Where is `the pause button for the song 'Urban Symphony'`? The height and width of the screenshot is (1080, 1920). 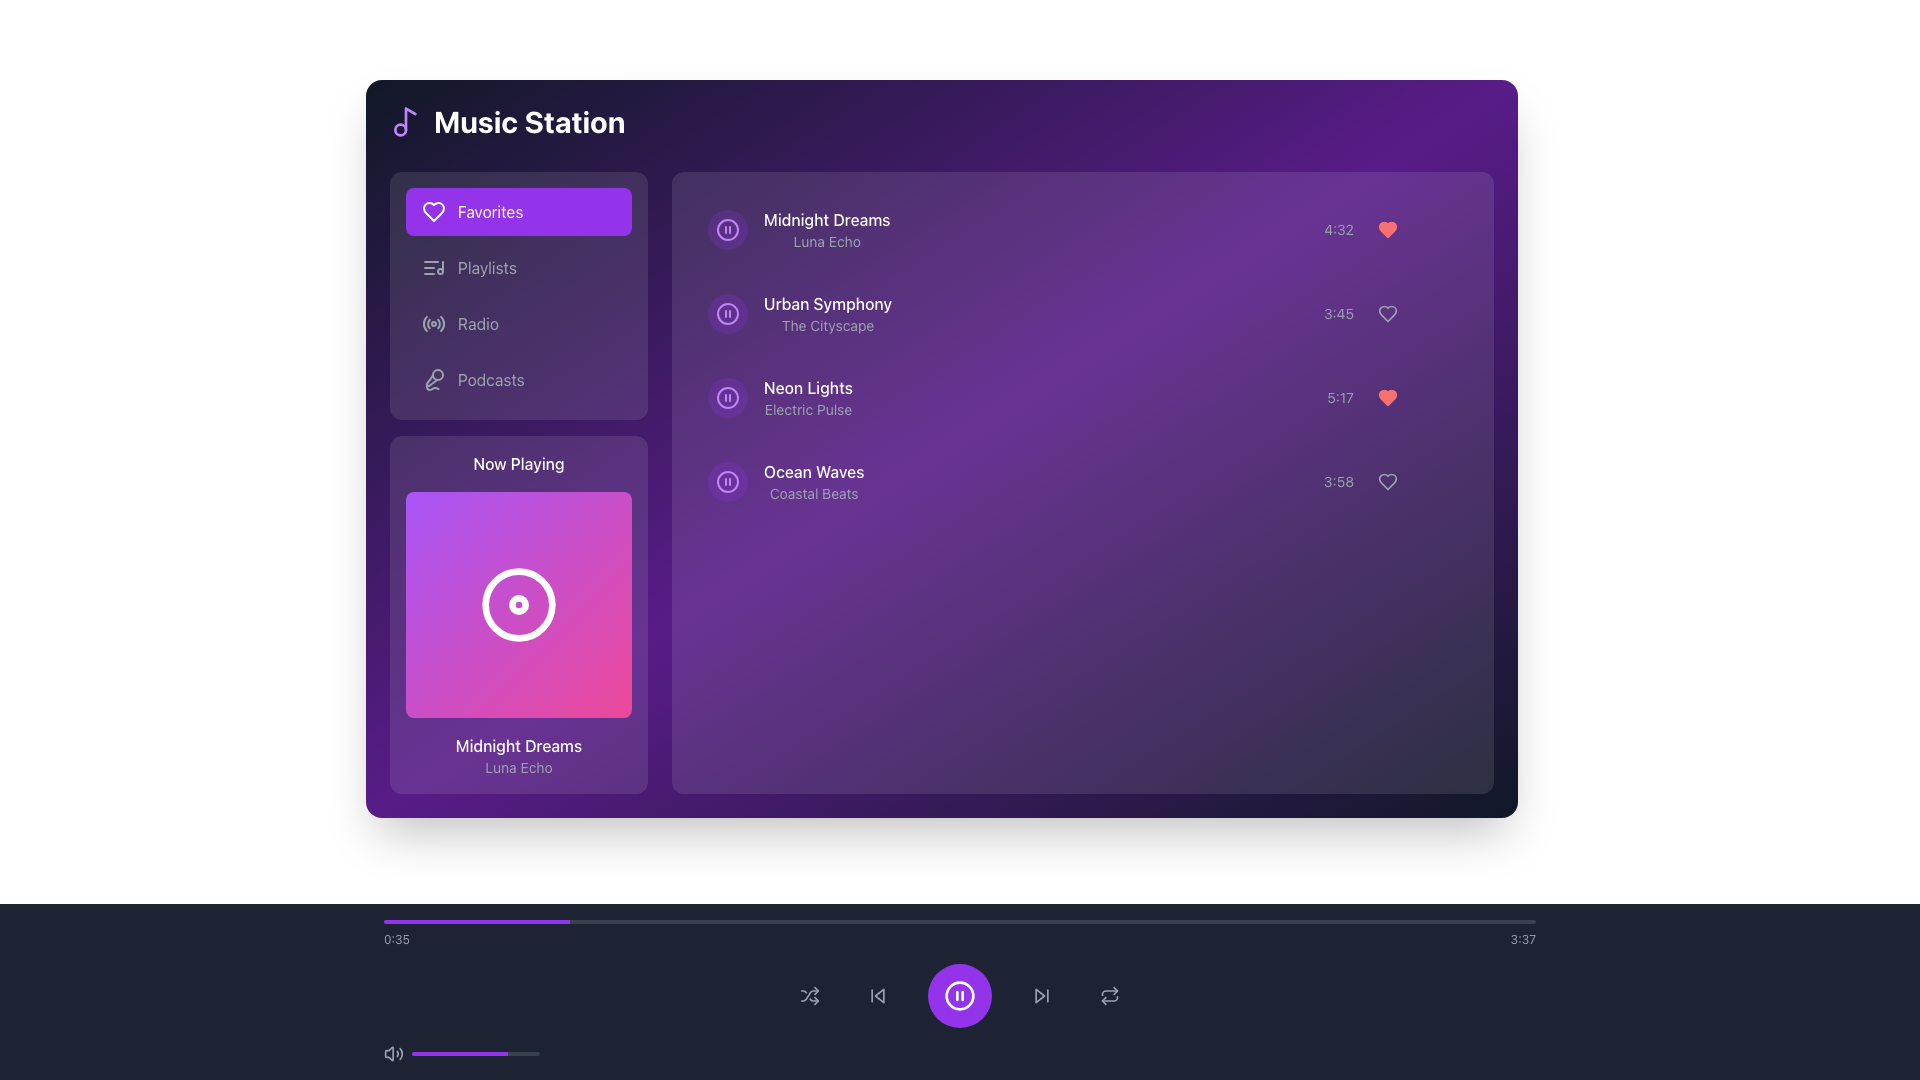
the pause button for the song 'Urban Symphony' is located at coordinates (727, 313).